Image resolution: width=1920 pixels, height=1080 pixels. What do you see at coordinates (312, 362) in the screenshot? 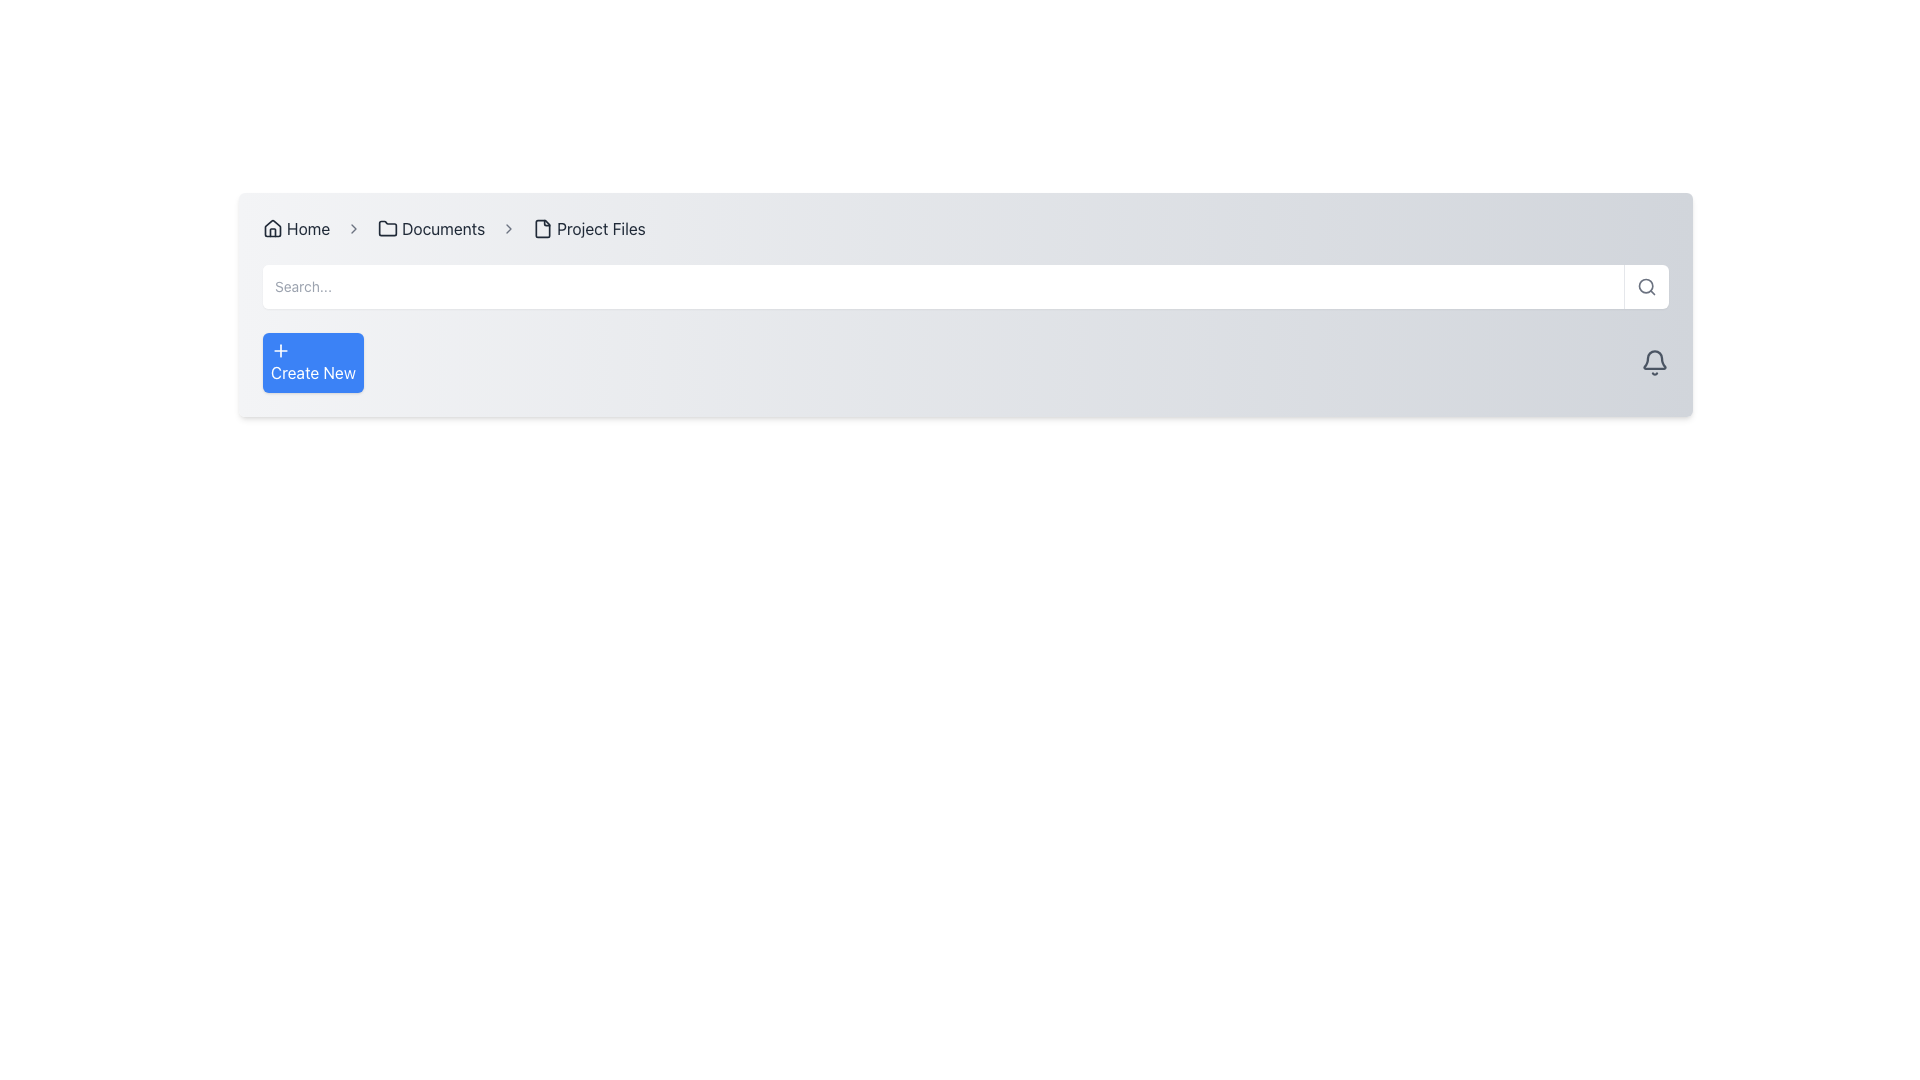
I see `the rectangular button with a blue background and white text displaying 'Create New' to trigger the hover effects` at bounding box center [312, 362].